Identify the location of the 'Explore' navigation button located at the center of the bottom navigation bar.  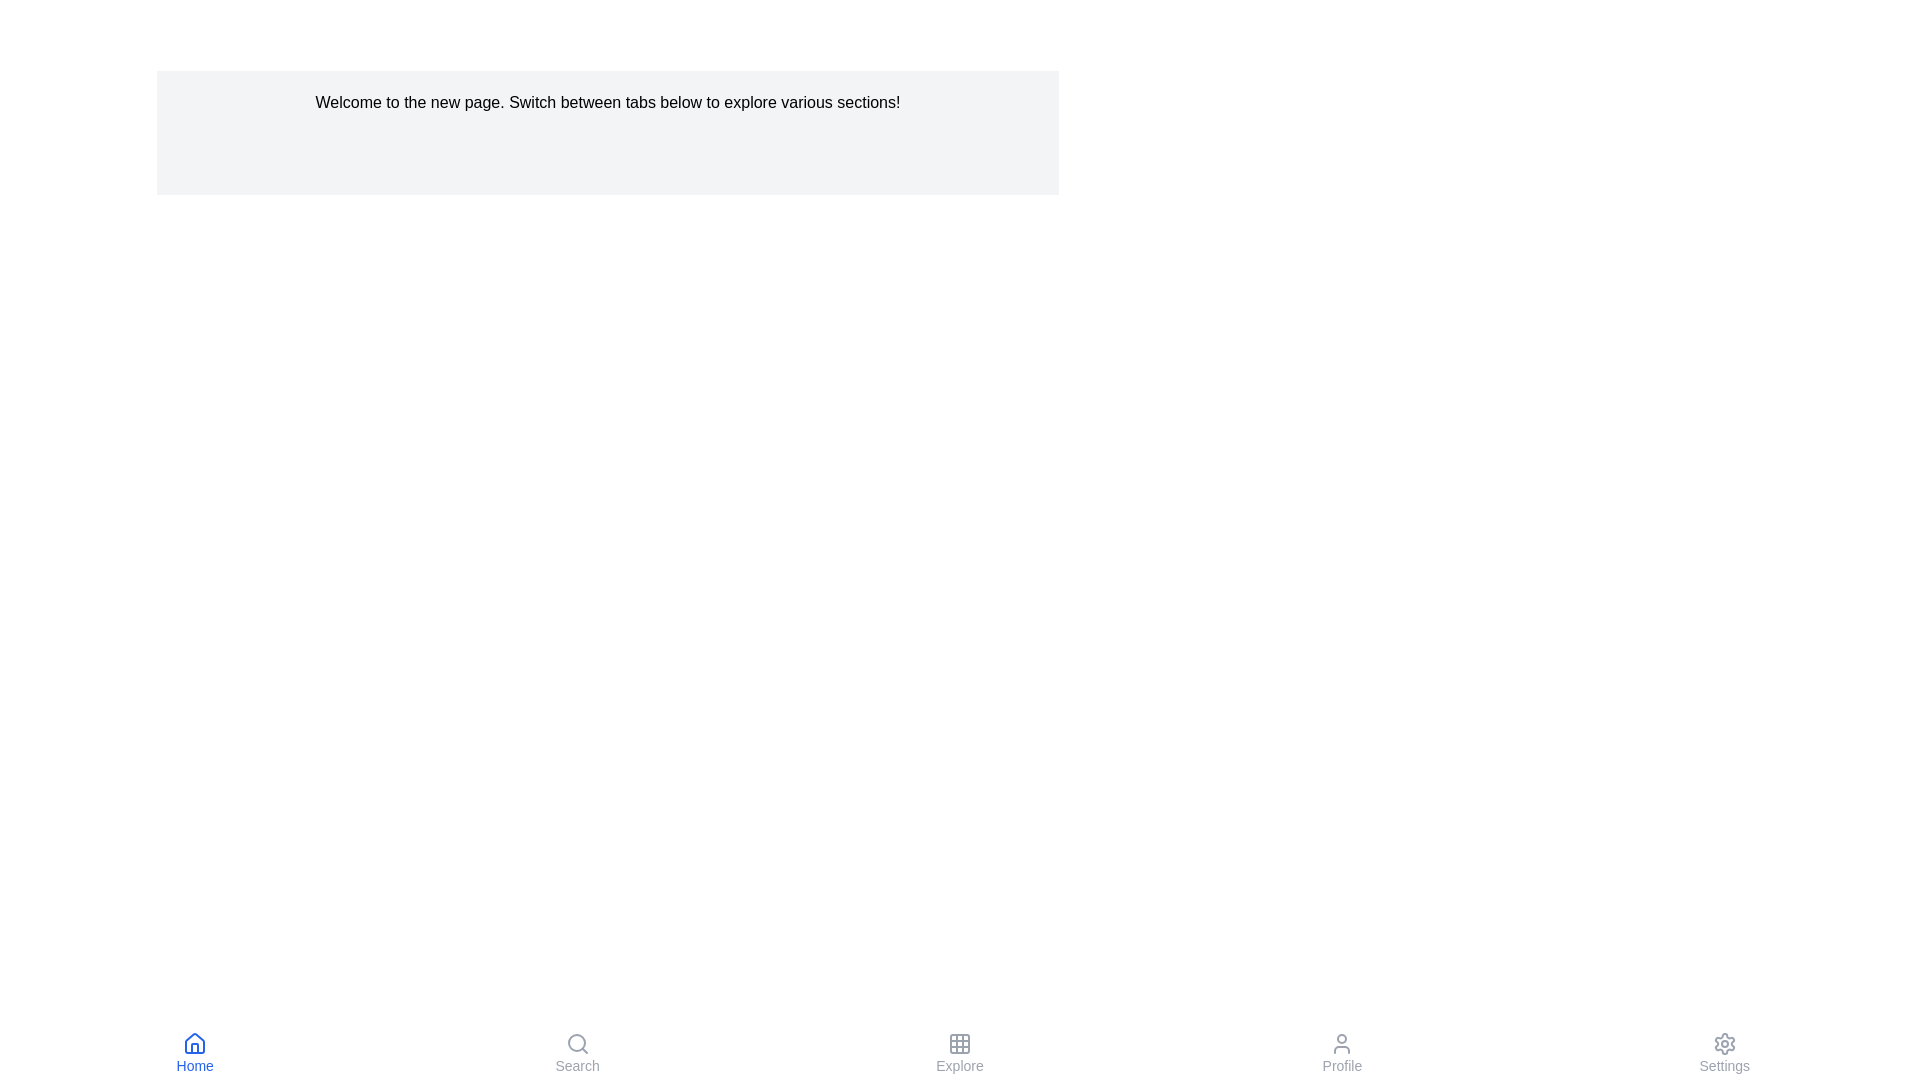
(960, 1052).